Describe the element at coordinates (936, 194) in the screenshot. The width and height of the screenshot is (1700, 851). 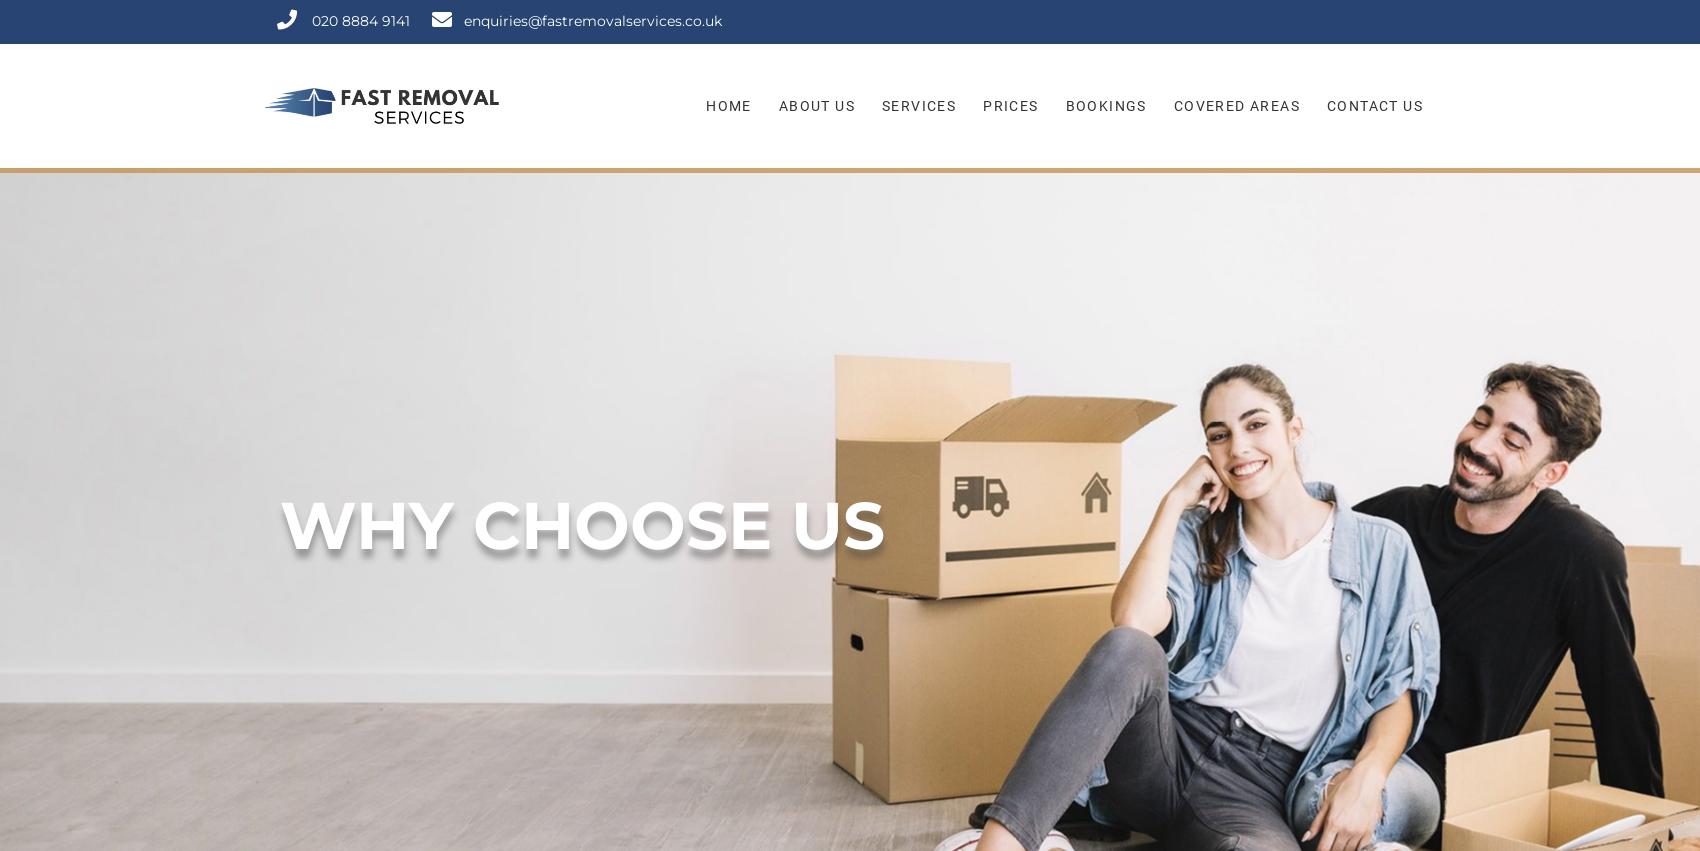
I see `'Office Removals'` at that location.